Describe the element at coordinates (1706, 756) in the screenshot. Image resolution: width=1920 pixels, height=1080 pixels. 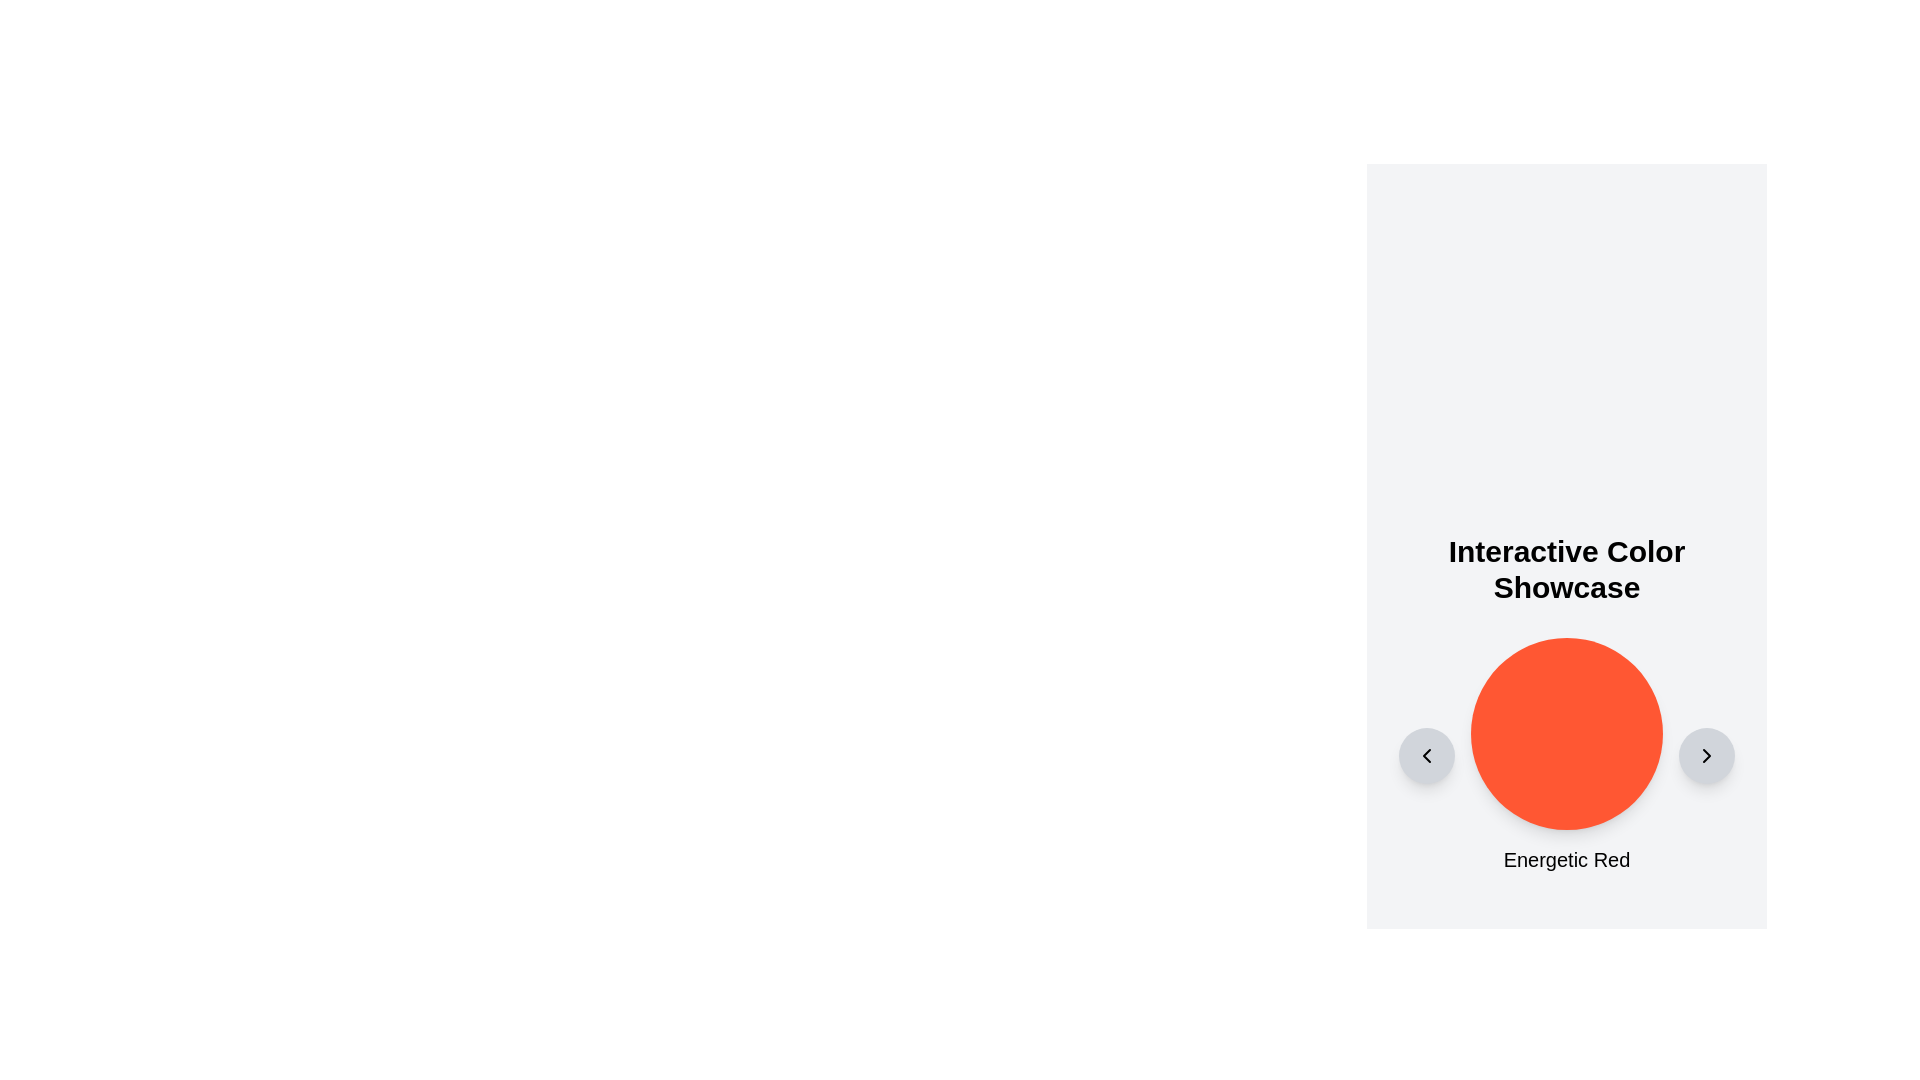
I see `the Chevron Right icon button to observe any hover effects it may have` at that location.